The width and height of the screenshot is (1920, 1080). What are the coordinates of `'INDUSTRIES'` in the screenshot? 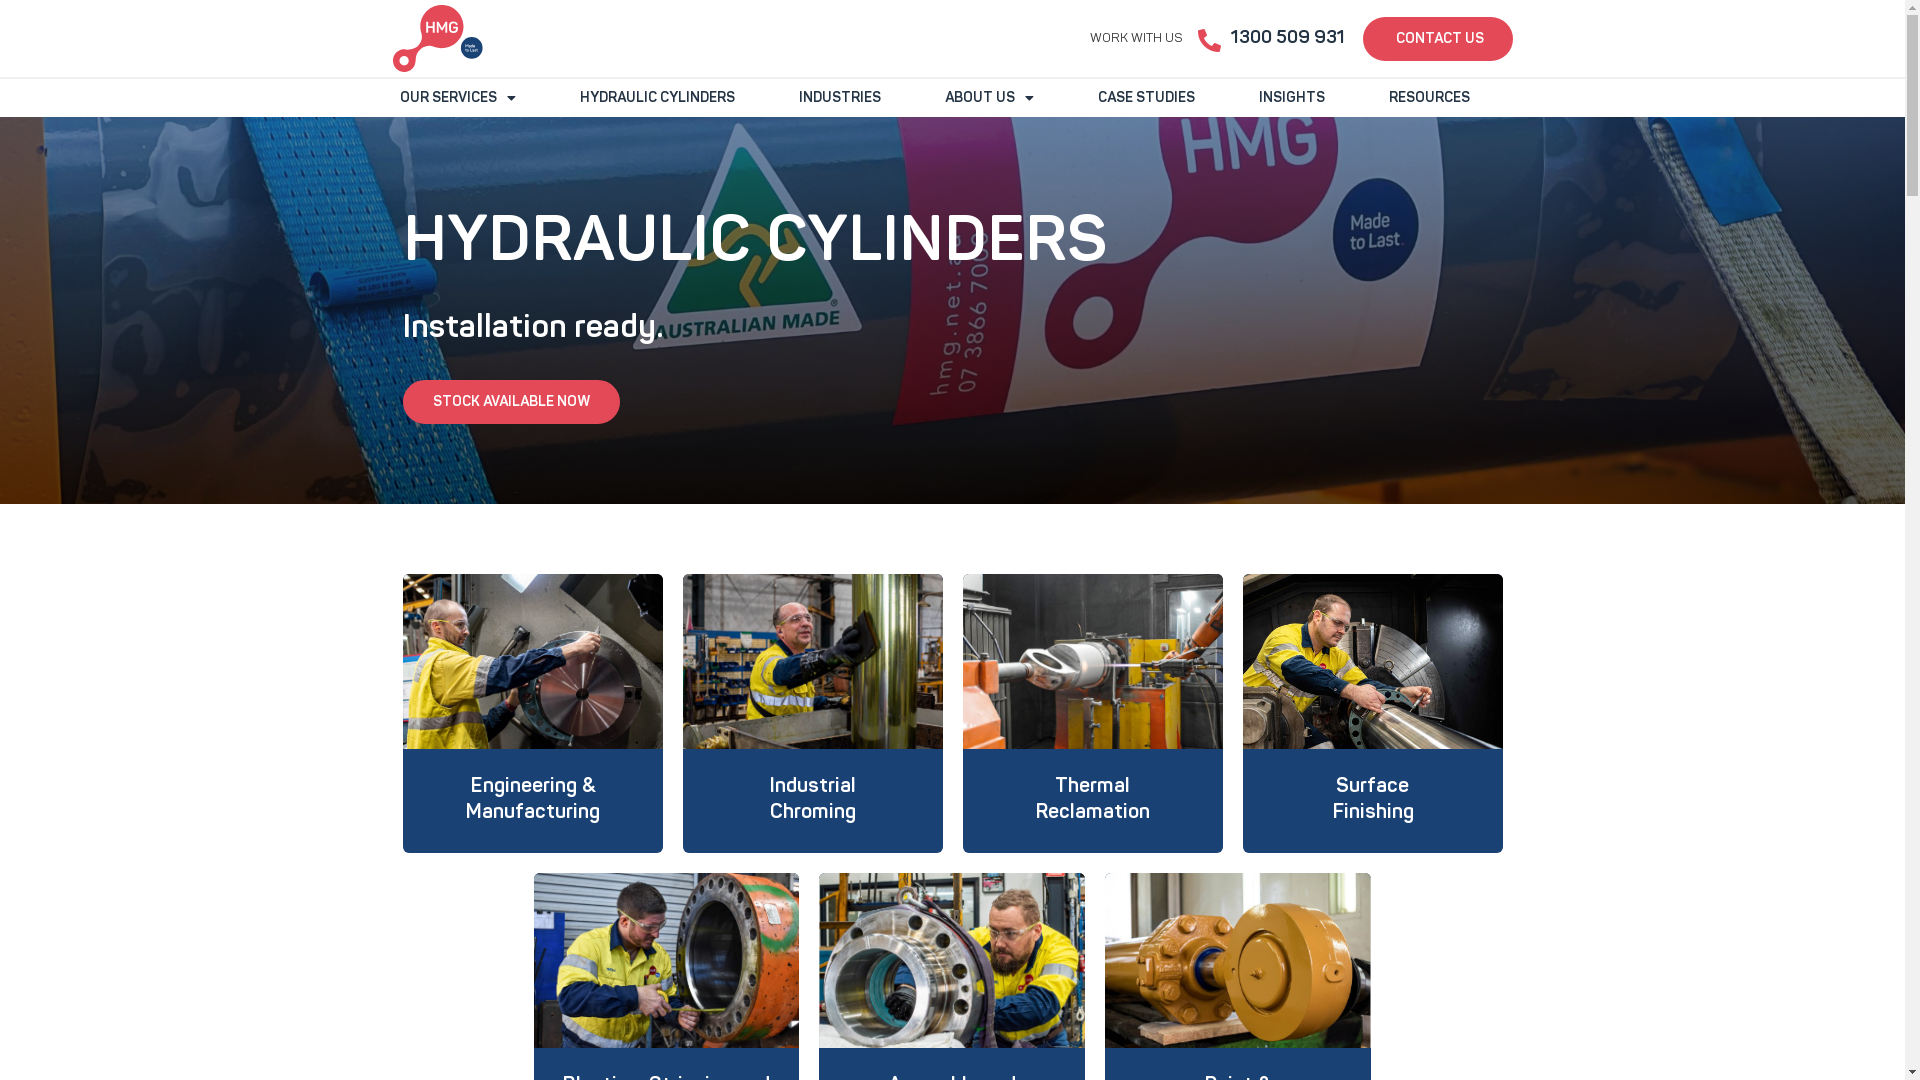 It's located at (840, 97).